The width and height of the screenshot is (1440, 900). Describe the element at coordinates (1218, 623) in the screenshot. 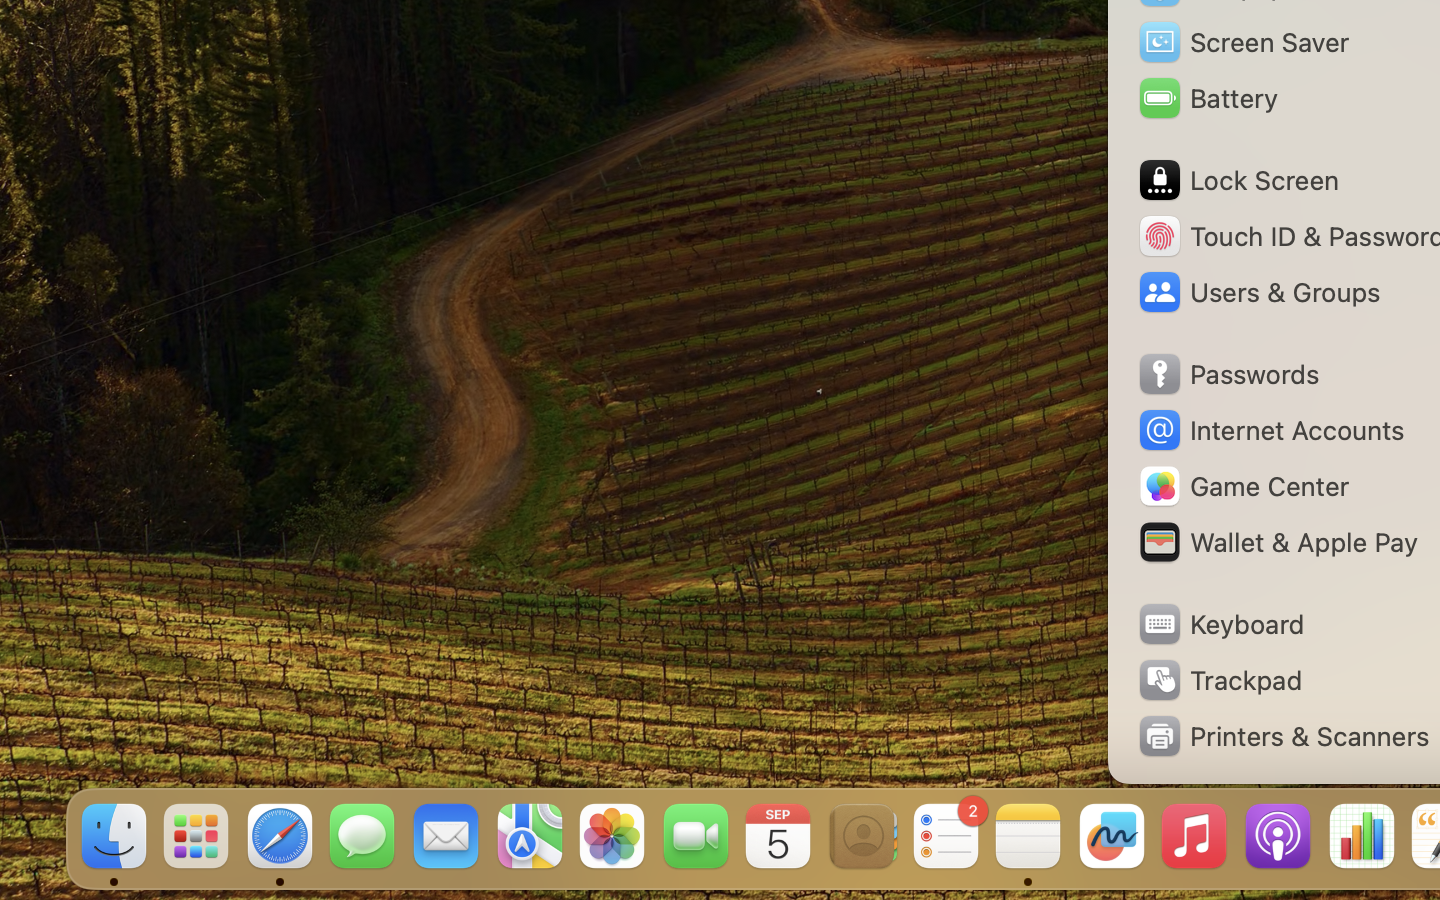

I see `'Keyboard'` at that location.